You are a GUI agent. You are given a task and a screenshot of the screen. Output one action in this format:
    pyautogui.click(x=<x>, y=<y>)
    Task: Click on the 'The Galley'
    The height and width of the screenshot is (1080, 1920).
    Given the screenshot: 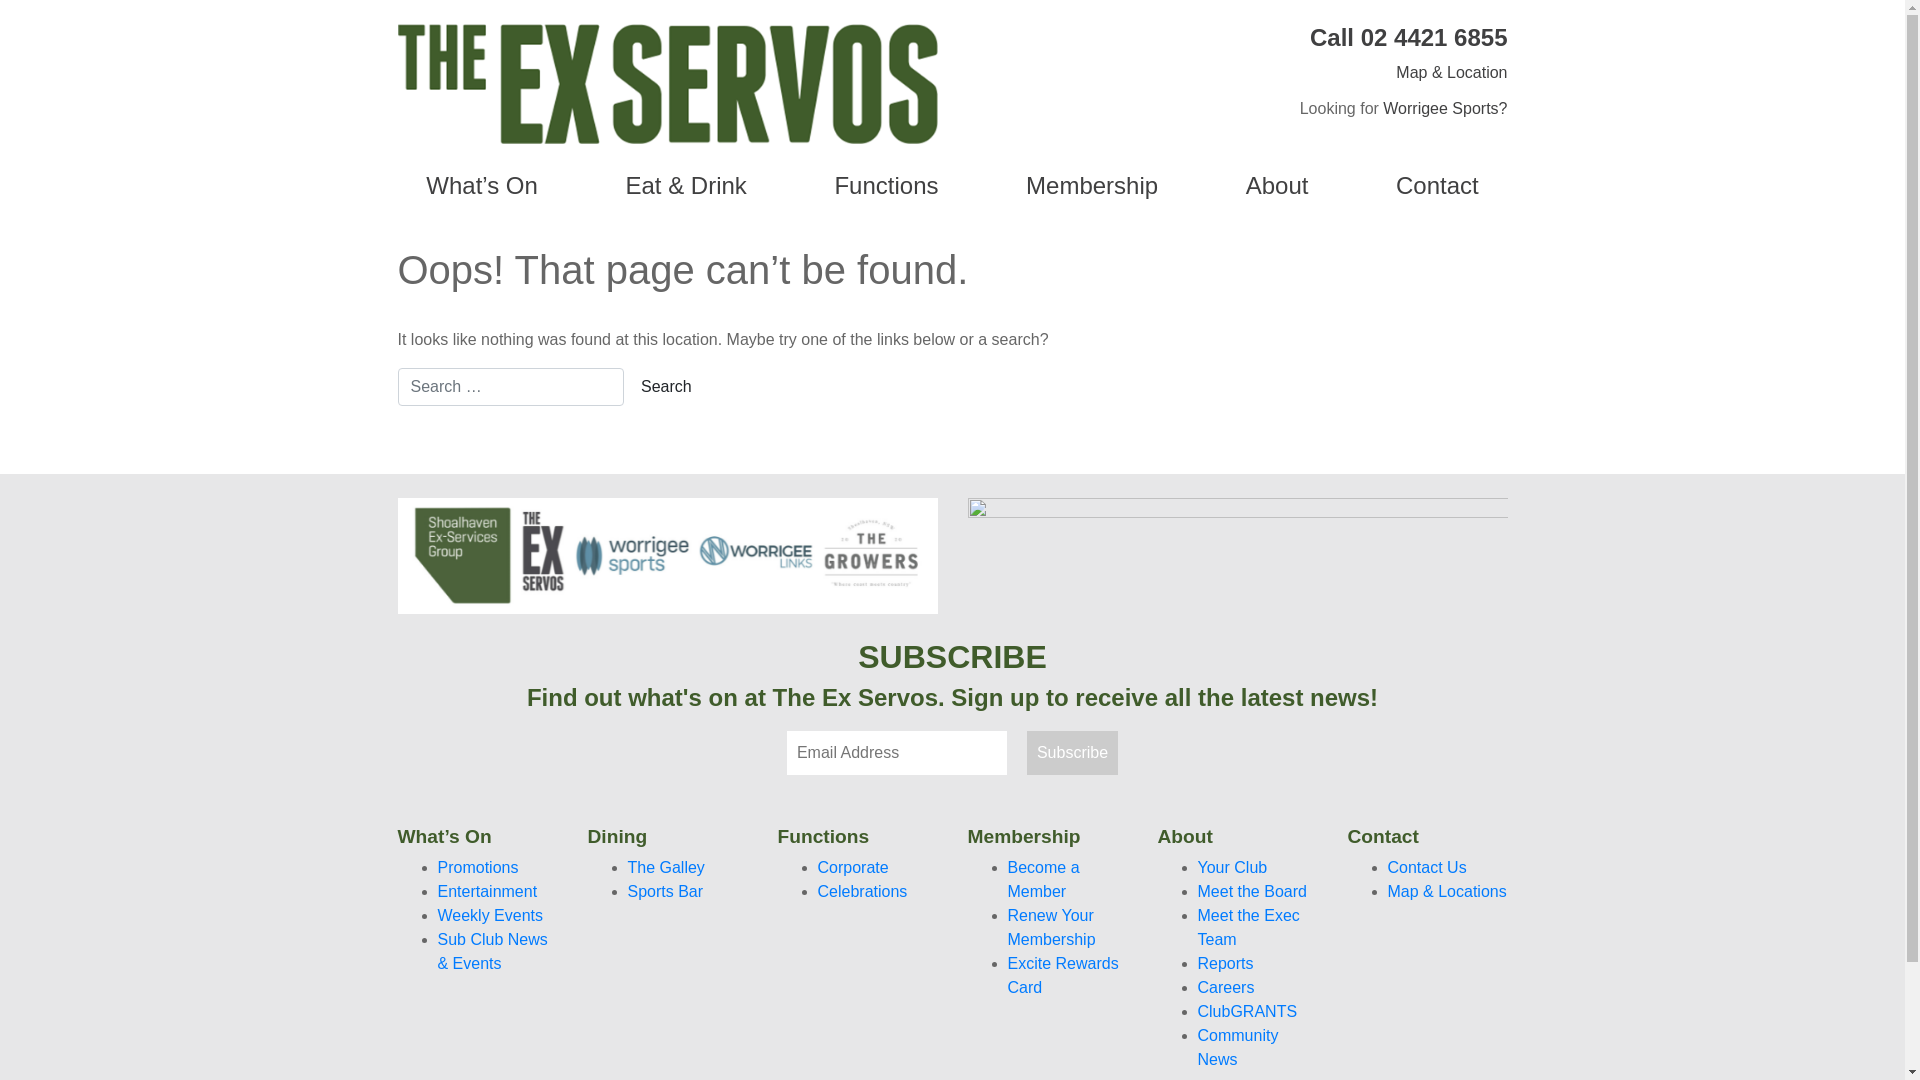 What is the action you would take?
    pyautogui.click(x=666, y=866)
    